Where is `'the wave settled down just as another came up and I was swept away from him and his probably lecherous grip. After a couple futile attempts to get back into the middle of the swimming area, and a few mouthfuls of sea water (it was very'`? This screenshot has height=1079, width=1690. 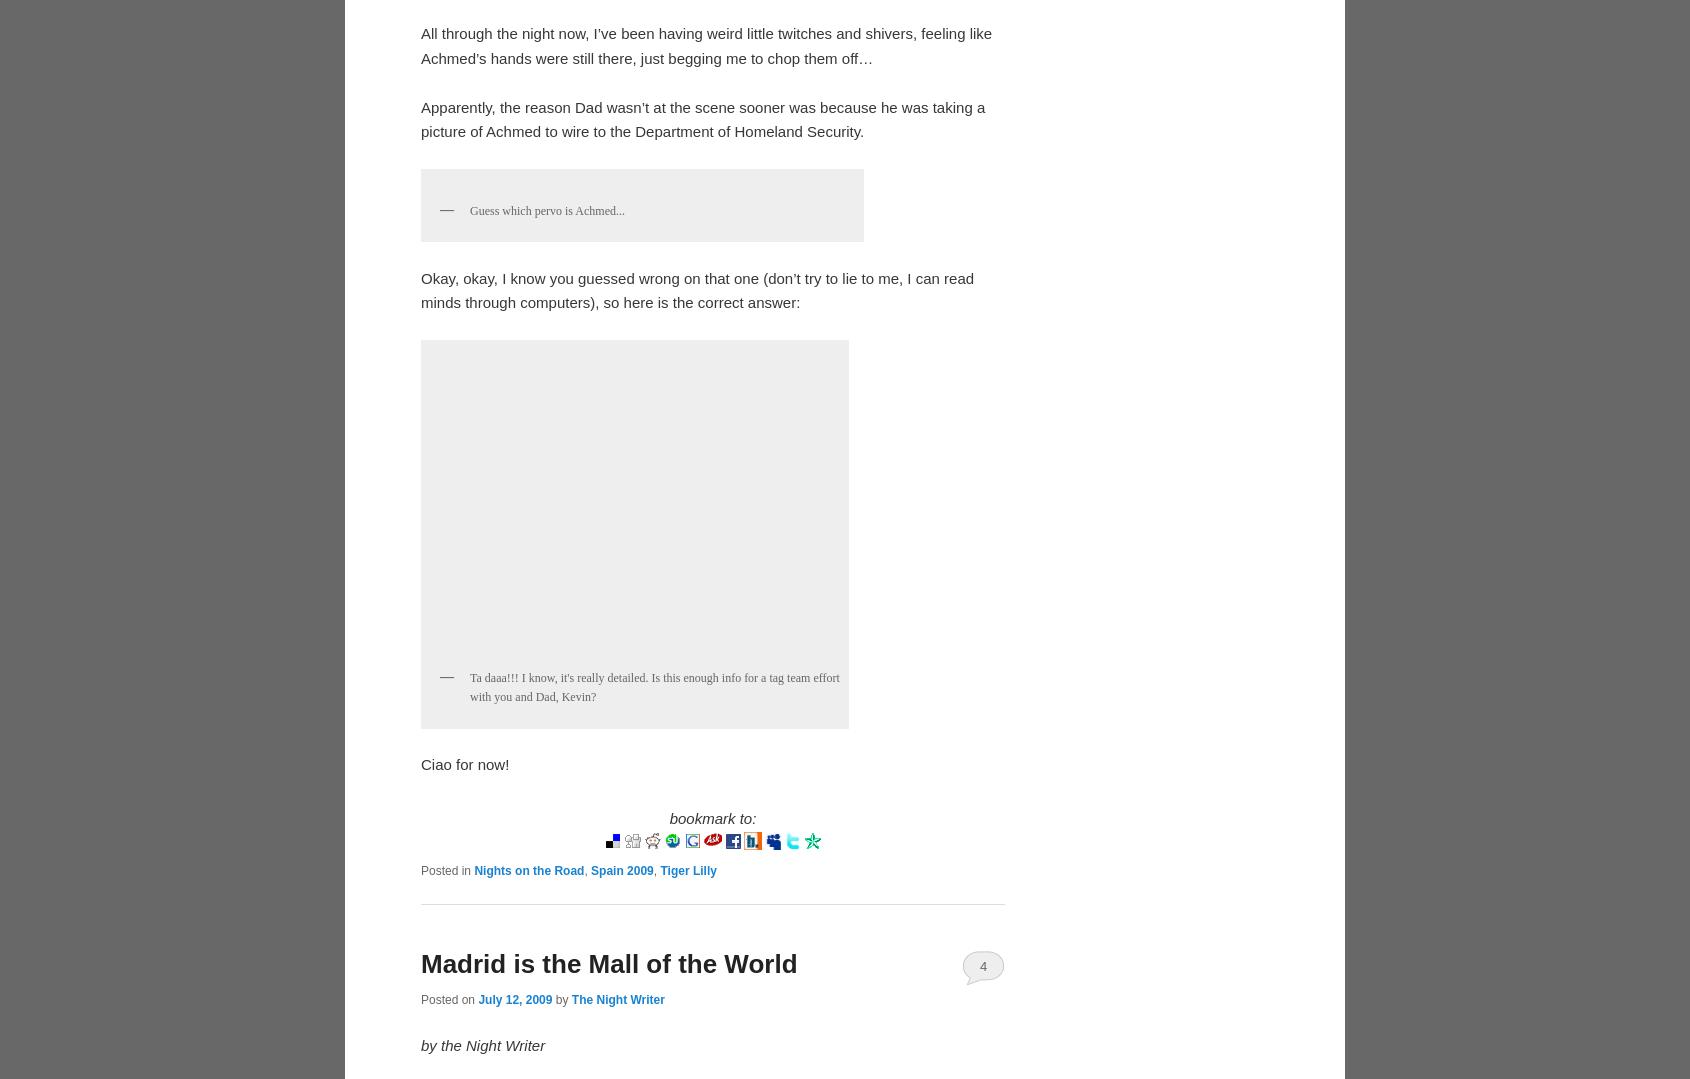 'the wave settled down just as another came up and I was swept away from him and his probably lecherous grip. After a couple futile attempts to get back into the middle of the swimming area, and a few mouthfuls of sea water (it was very' is located at coordinates (419, 152).